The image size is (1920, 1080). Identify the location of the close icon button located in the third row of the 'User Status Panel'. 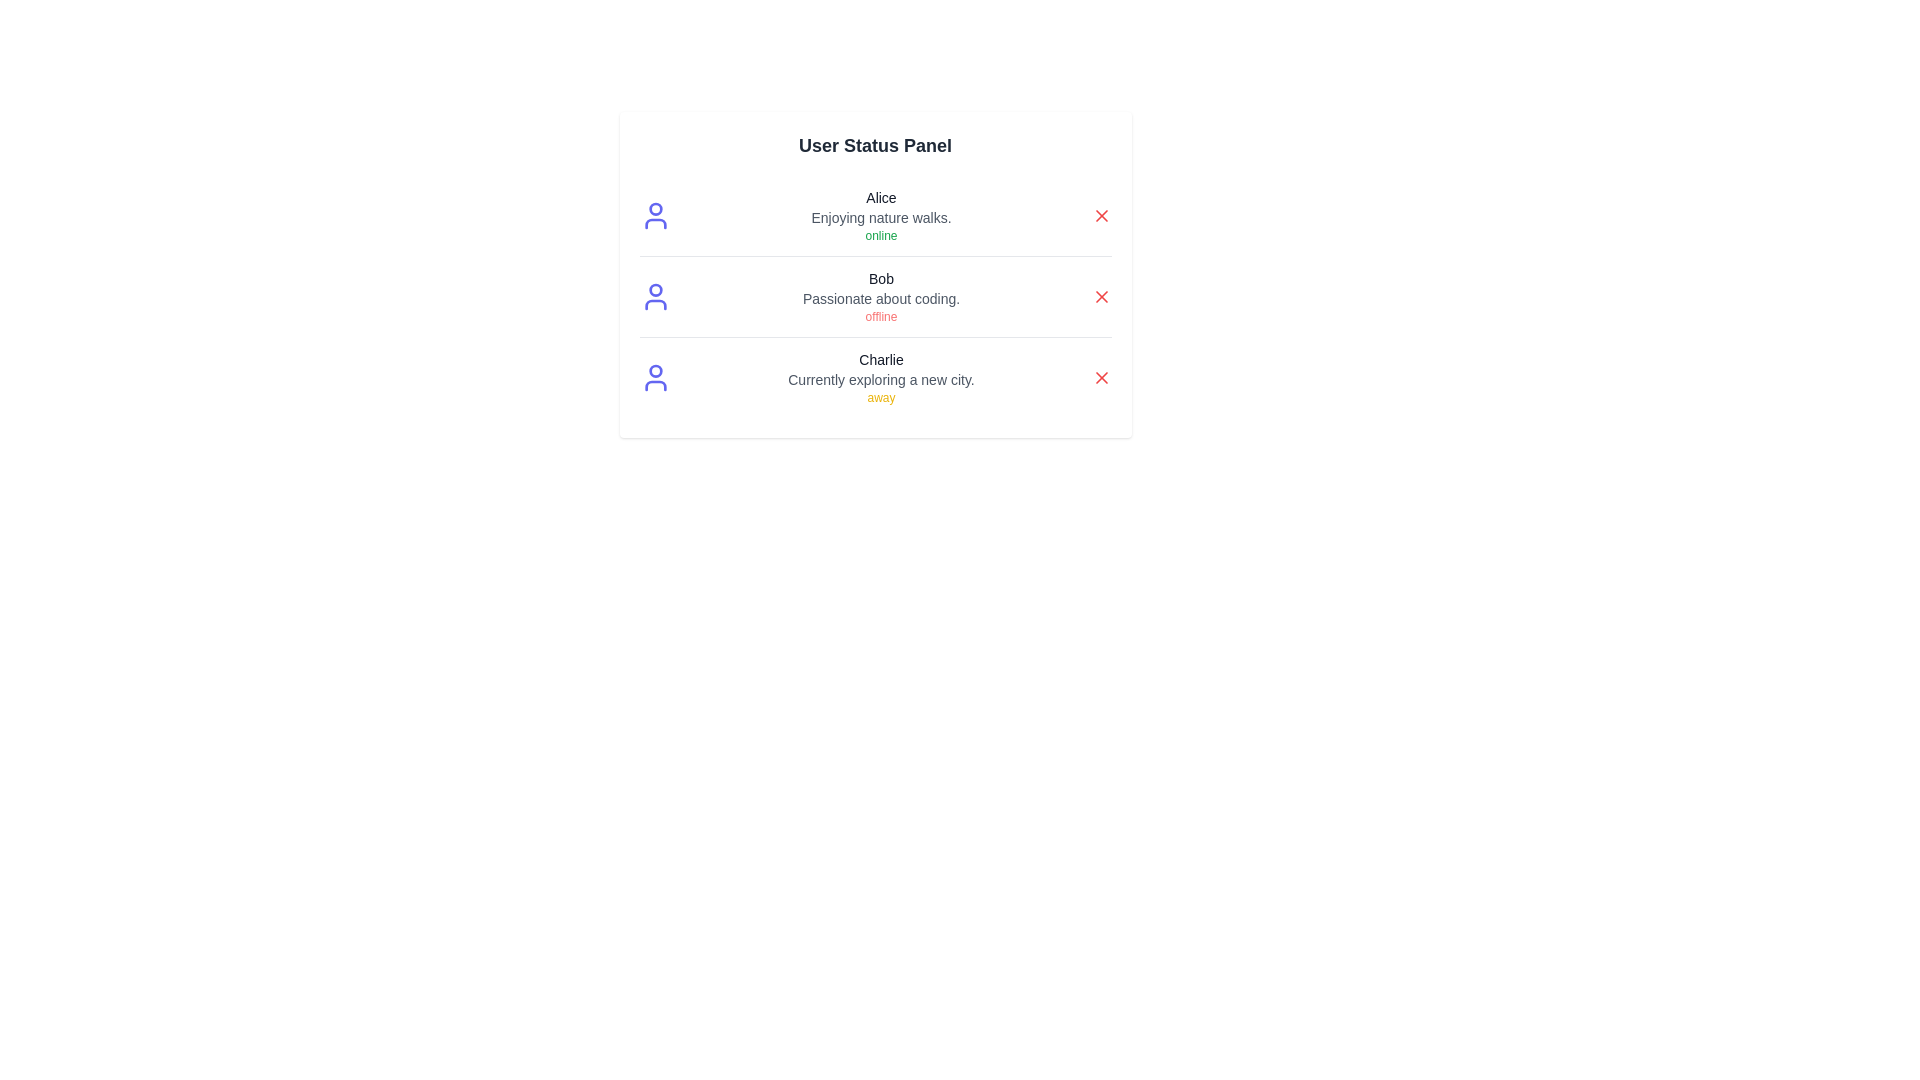
(1100, 378).